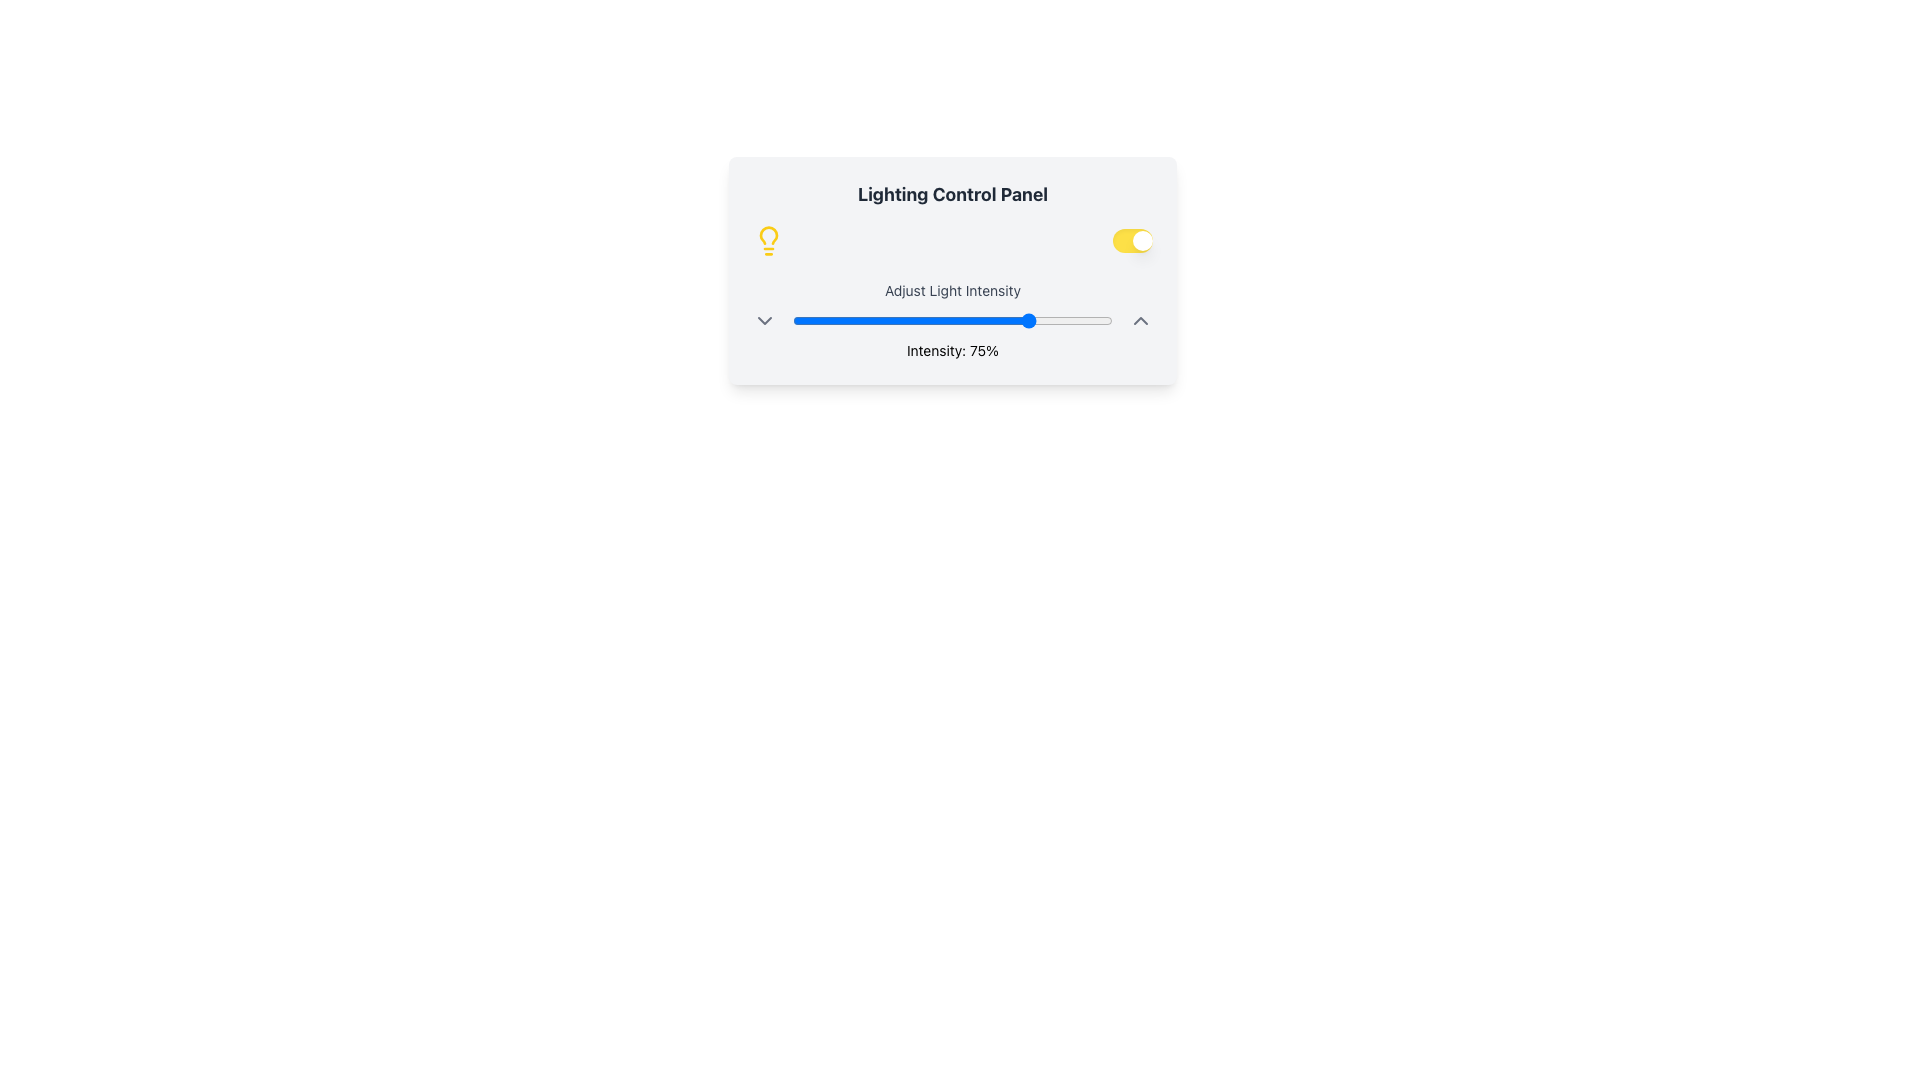 This screenshot has width=1920, height=1080. I want to click on light intensity, so click(831, 319).